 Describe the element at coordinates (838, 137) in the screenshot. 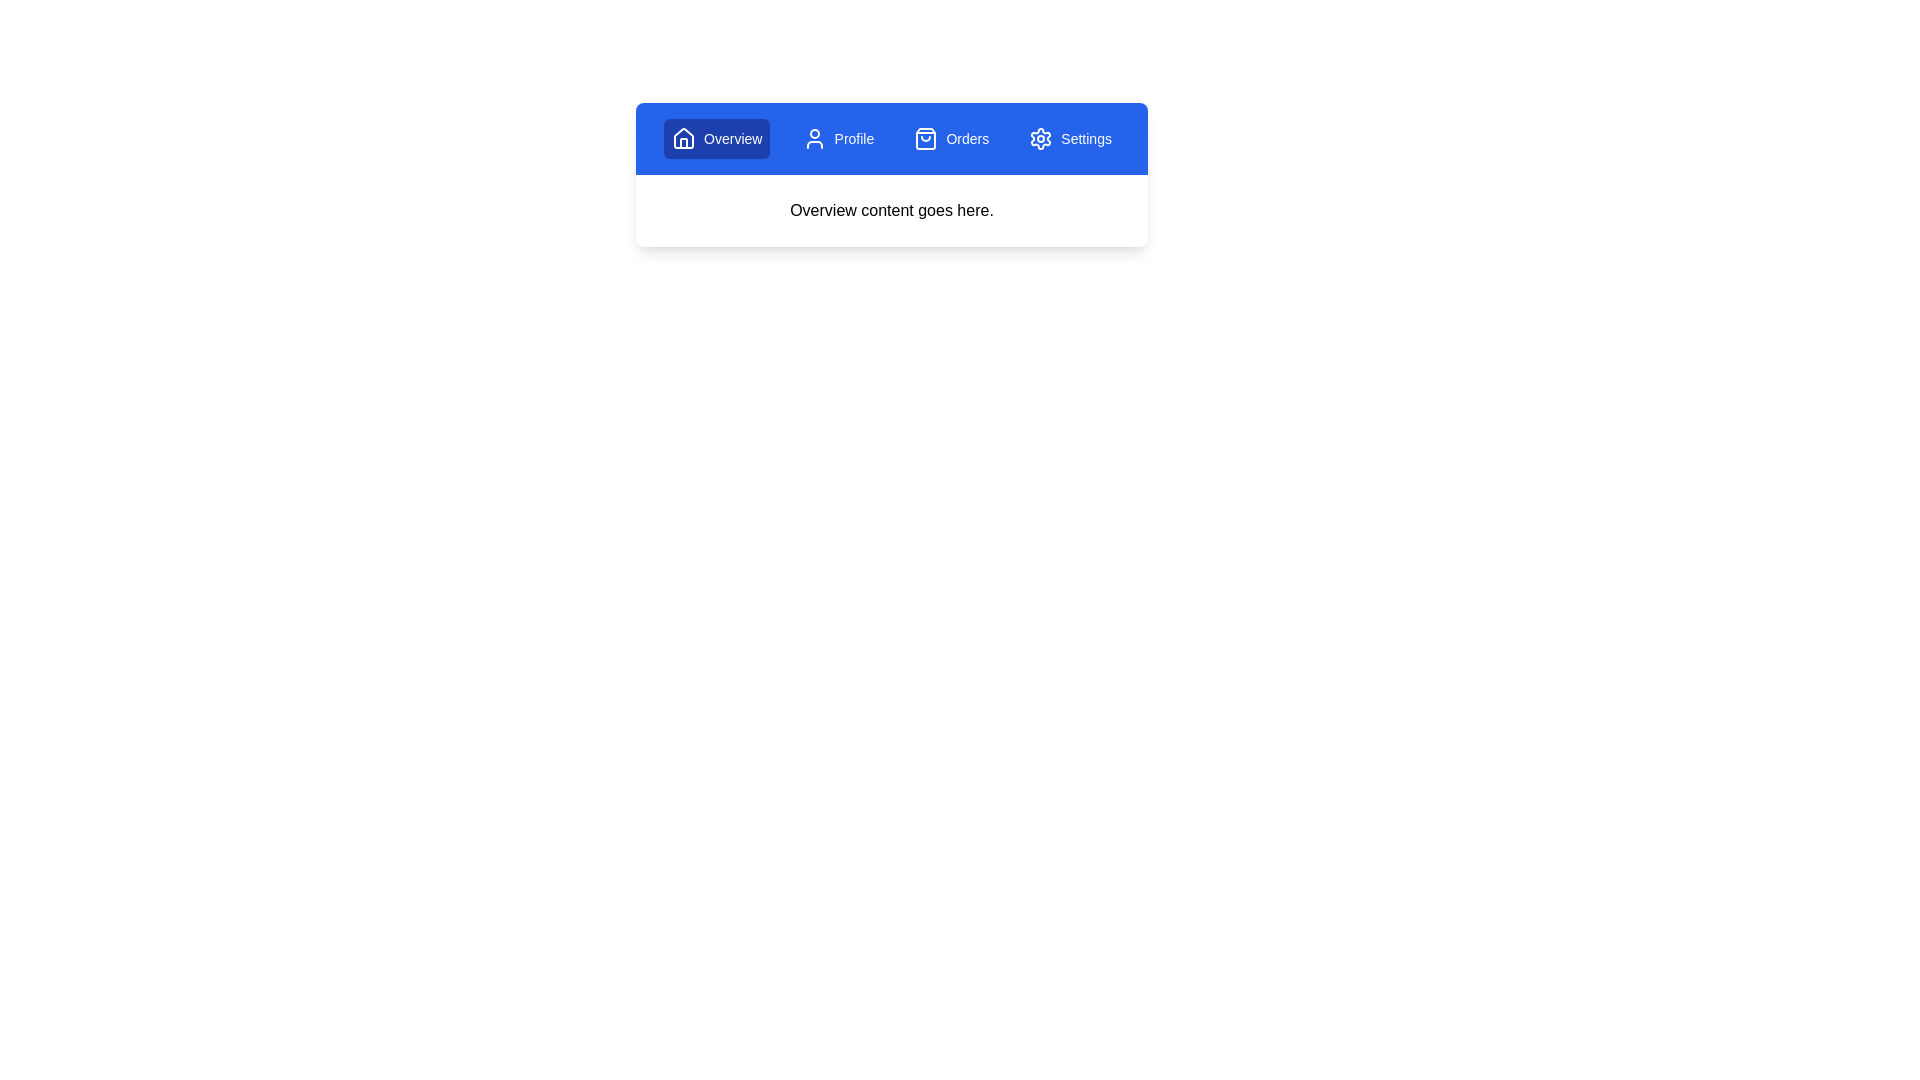

I see `the profile navigation button located in the navigation bar, which is the second item from the left` at that location.